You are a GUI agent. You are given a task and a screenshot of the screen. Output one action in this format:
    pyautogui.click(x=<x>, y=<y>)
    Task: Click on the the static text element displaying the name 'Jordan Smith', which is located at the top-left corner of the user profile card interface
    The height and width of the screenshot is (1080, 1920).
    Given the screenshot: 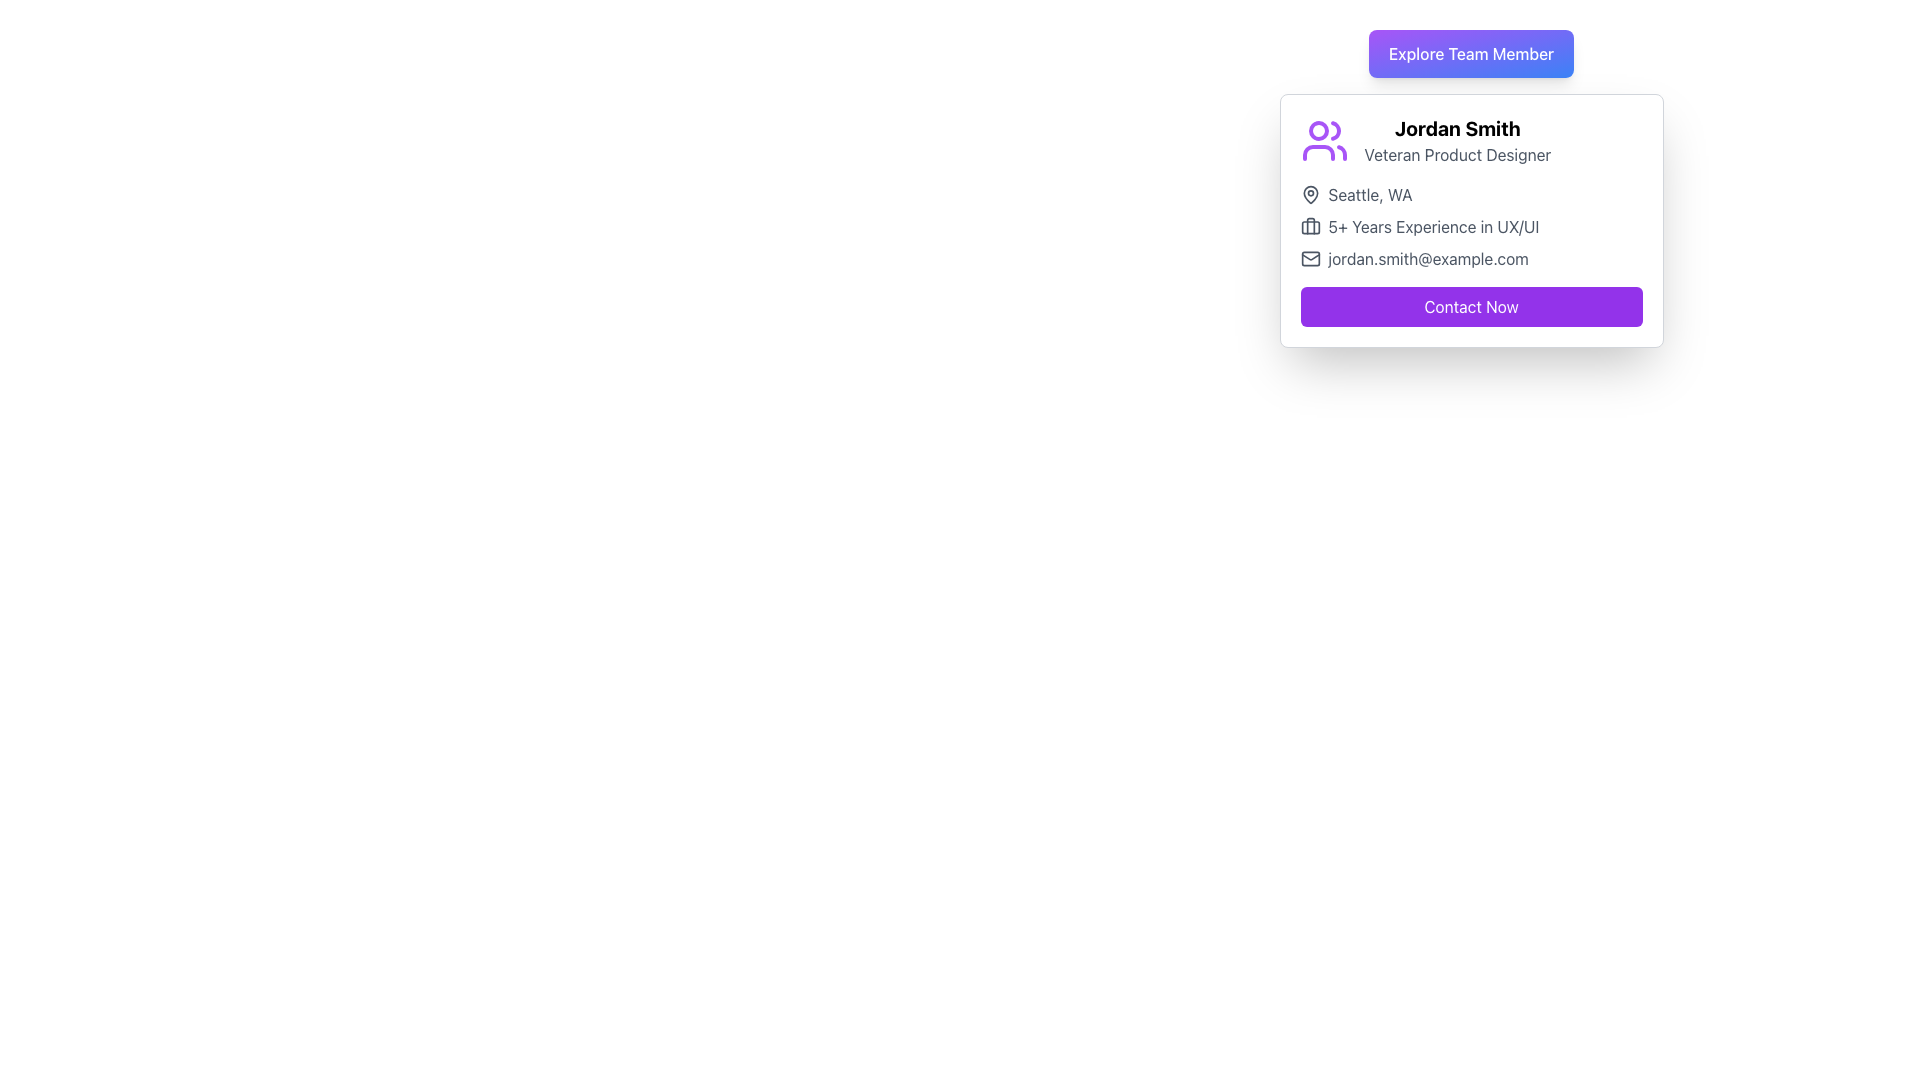 What is the action you would take?
    pyautogui.click(x=1457, y=128)
    